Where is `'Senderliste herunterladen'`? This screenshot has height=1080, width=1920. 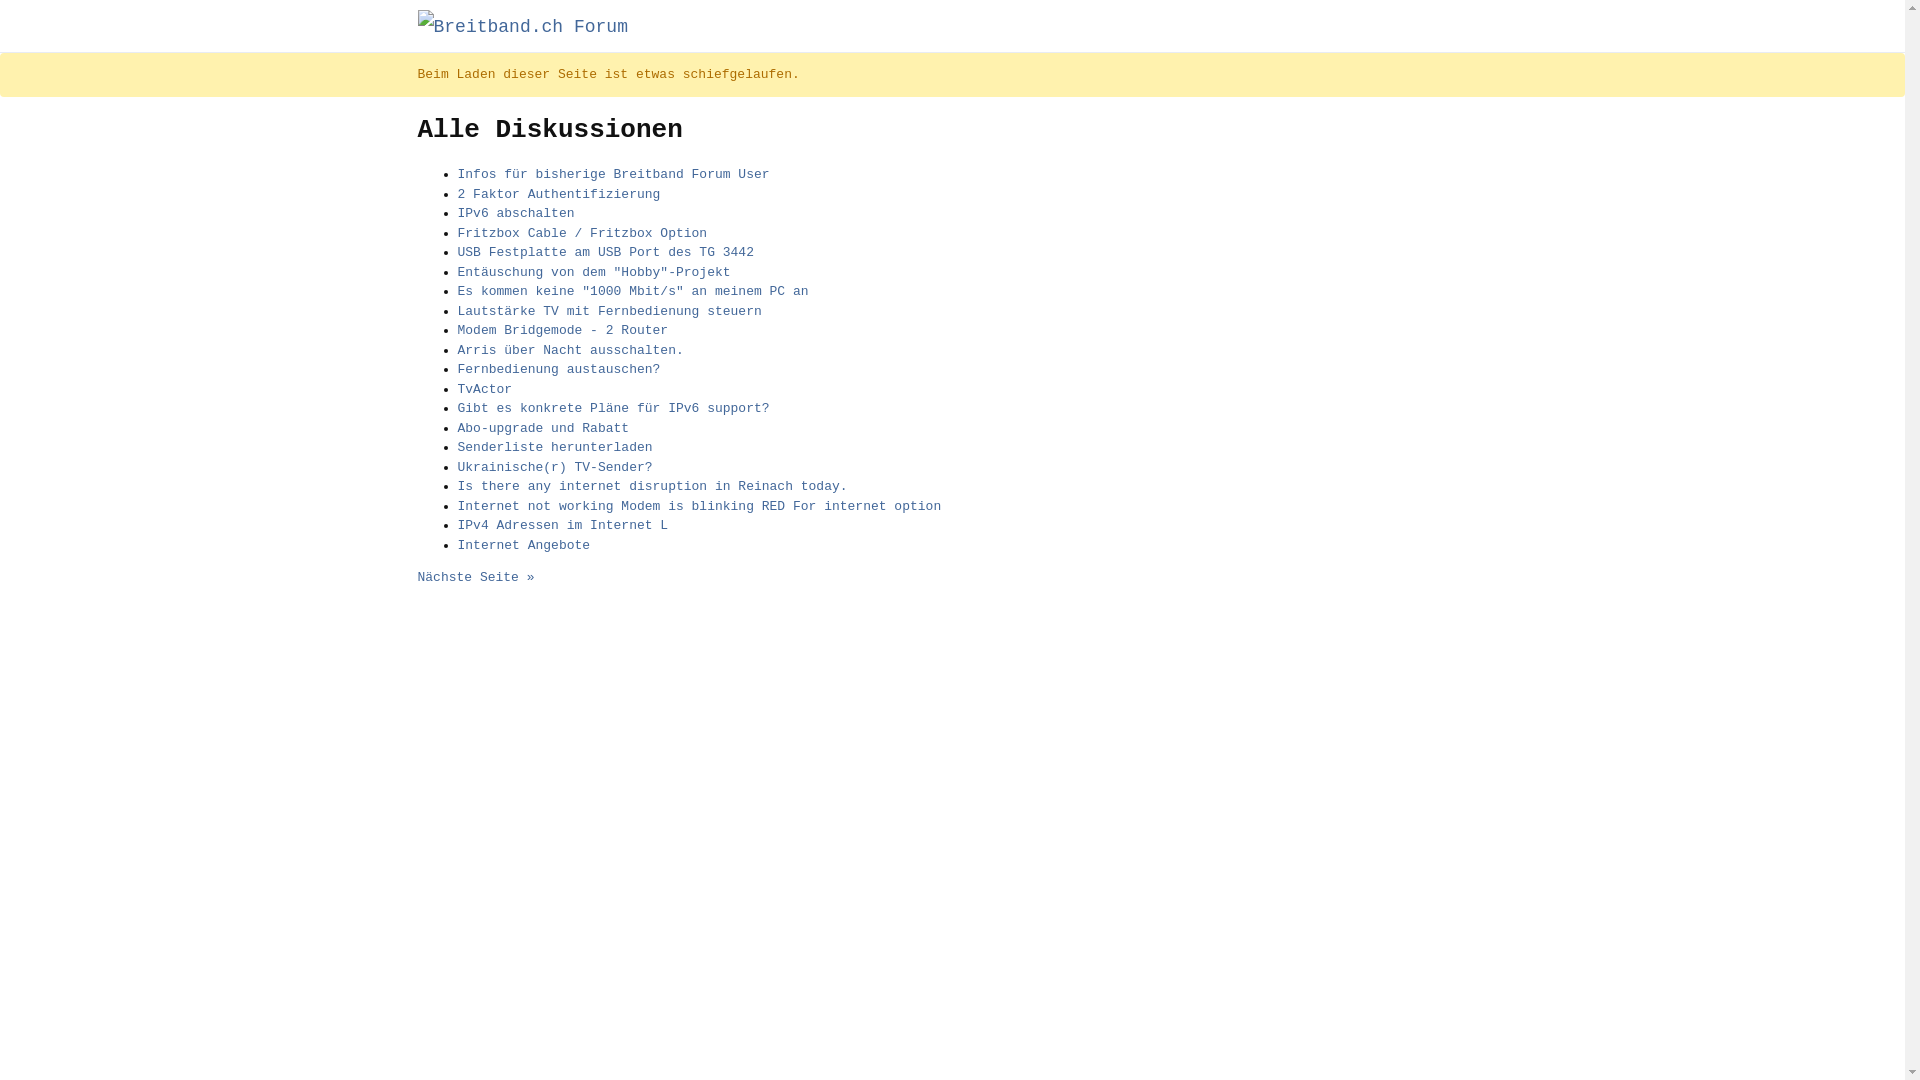
'Senderliste herunterladen' is located at coordinates (456, 446).